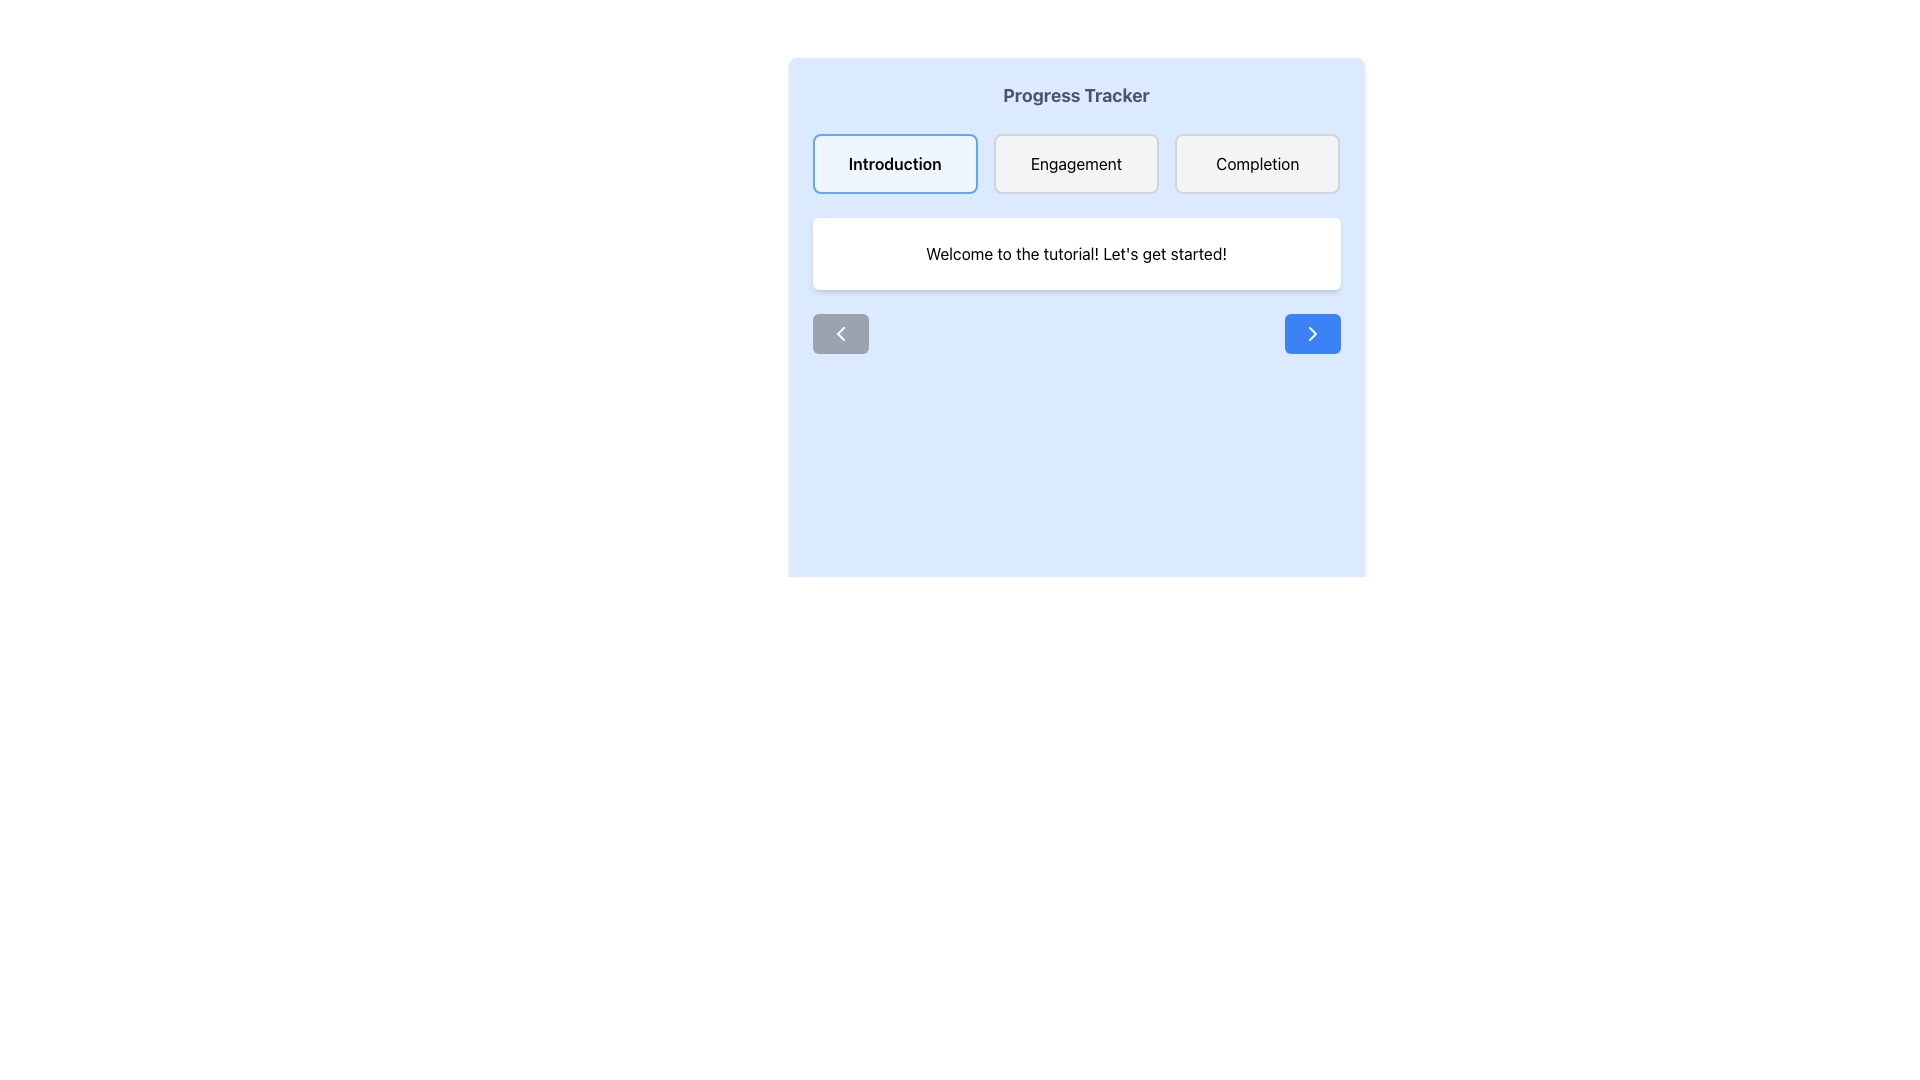  Describe the element at coordinates (840, 333) in the screenshot. I see `the left navigation button located below the introductory message 'Welcome to the tutorial! Let’s get started!'` at that location.